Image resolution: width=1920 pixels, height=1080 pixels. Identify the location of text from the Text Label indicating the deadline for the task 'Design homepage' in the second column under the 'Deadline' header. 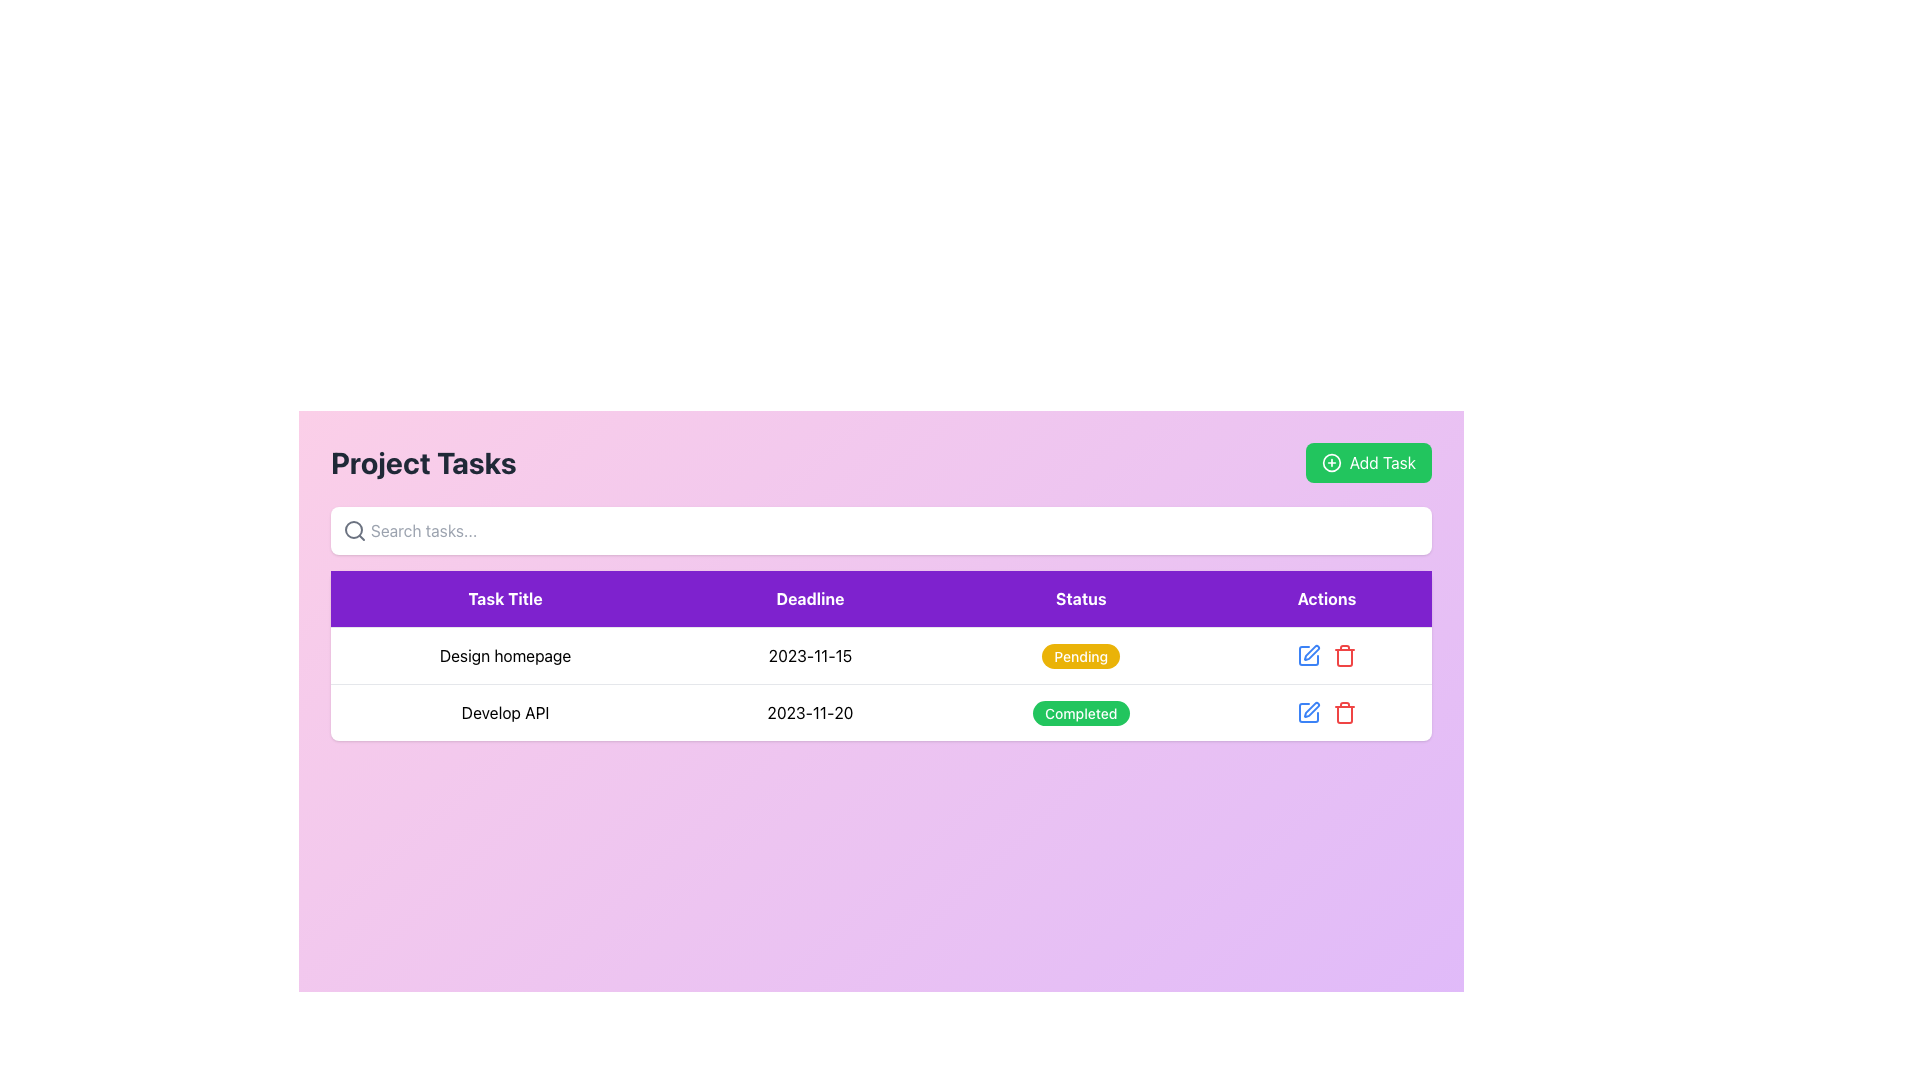
(810, 655).